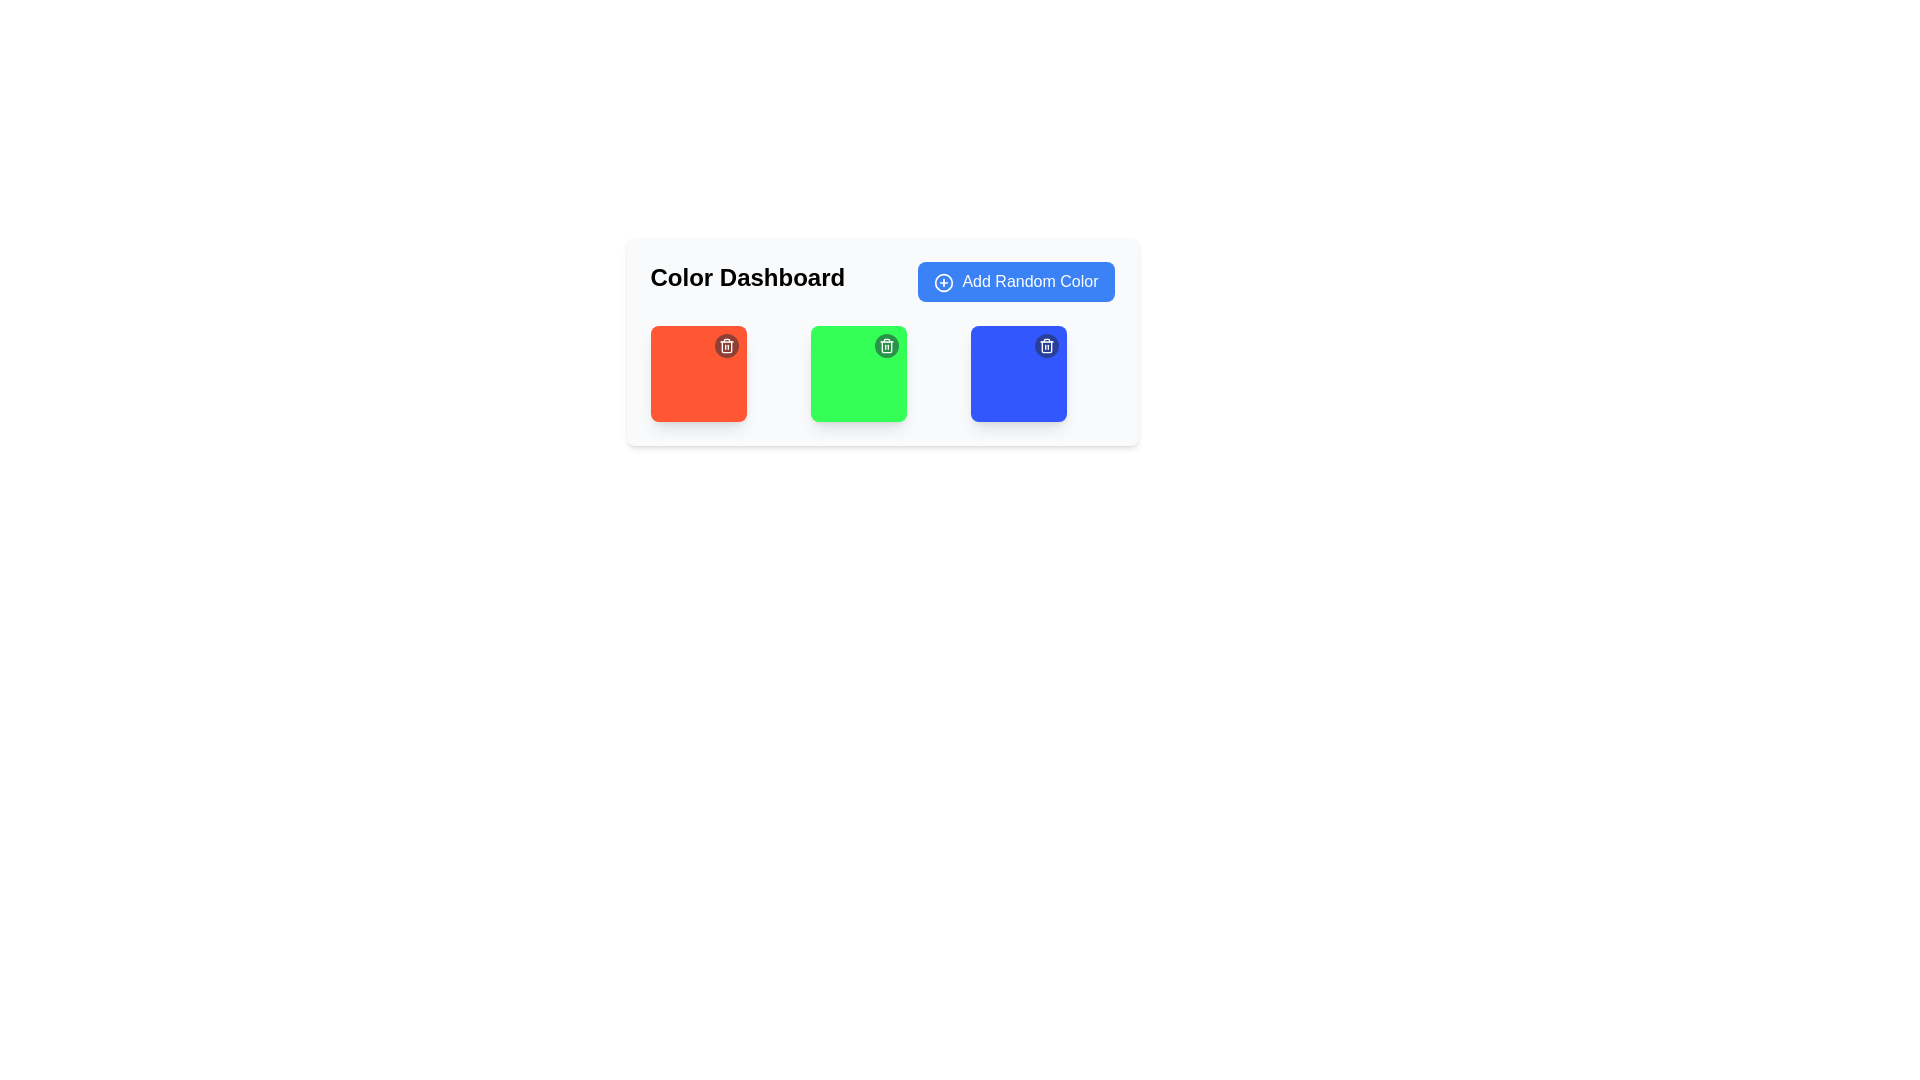 This screenshot has height=1080, width=1920. What do you see at coordinates (1016, 281) in the screenshot?
I see `the rectangular button with rounded corners and a blue background that contains the text 'Add Random Color'` at bounding box center [1016, 281].